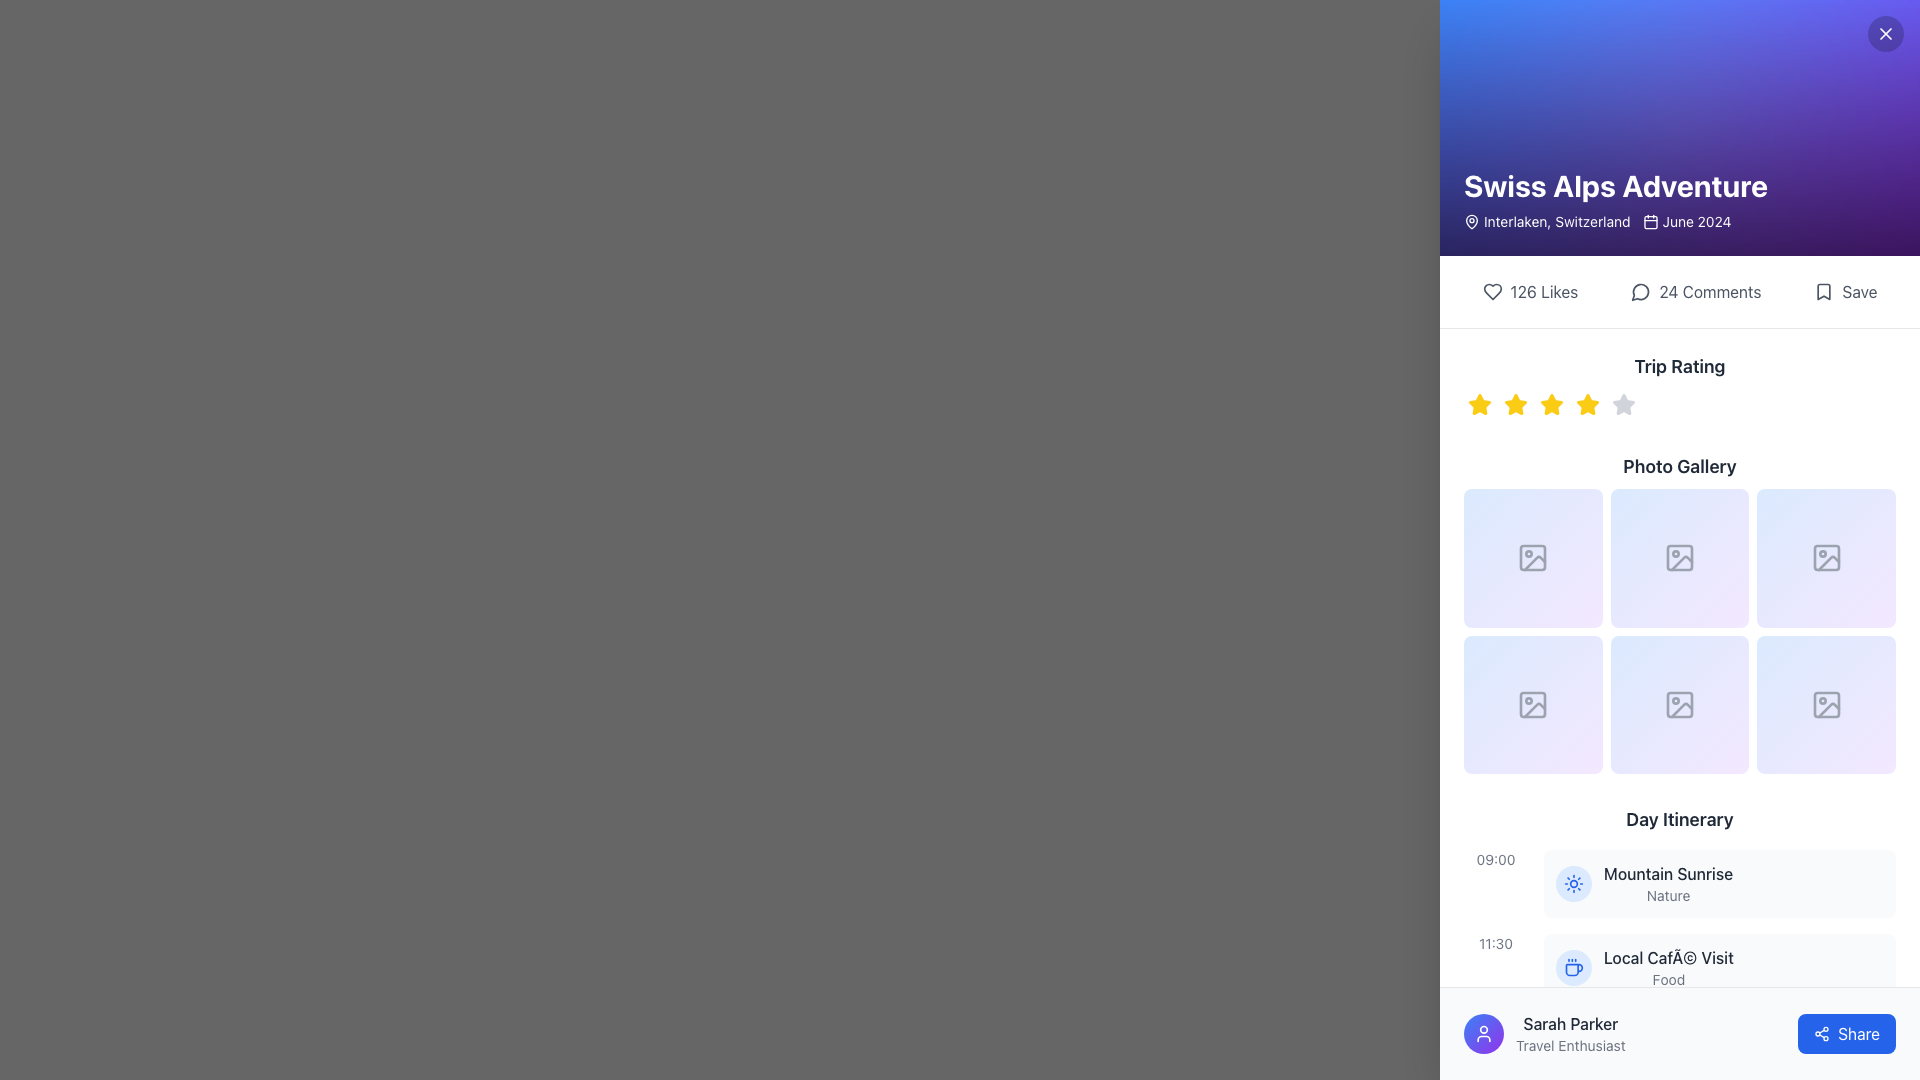 The image size is (1920, 1080). Describe the element at coordinates (1668, 873) in the screenshot. I see `the text label displaying 'Mountain Sunrise', which is styled with a medium-weight font in dark gray color, located in the 'Day Itinerary' section above the 'Local Café Visit' item` at that location.